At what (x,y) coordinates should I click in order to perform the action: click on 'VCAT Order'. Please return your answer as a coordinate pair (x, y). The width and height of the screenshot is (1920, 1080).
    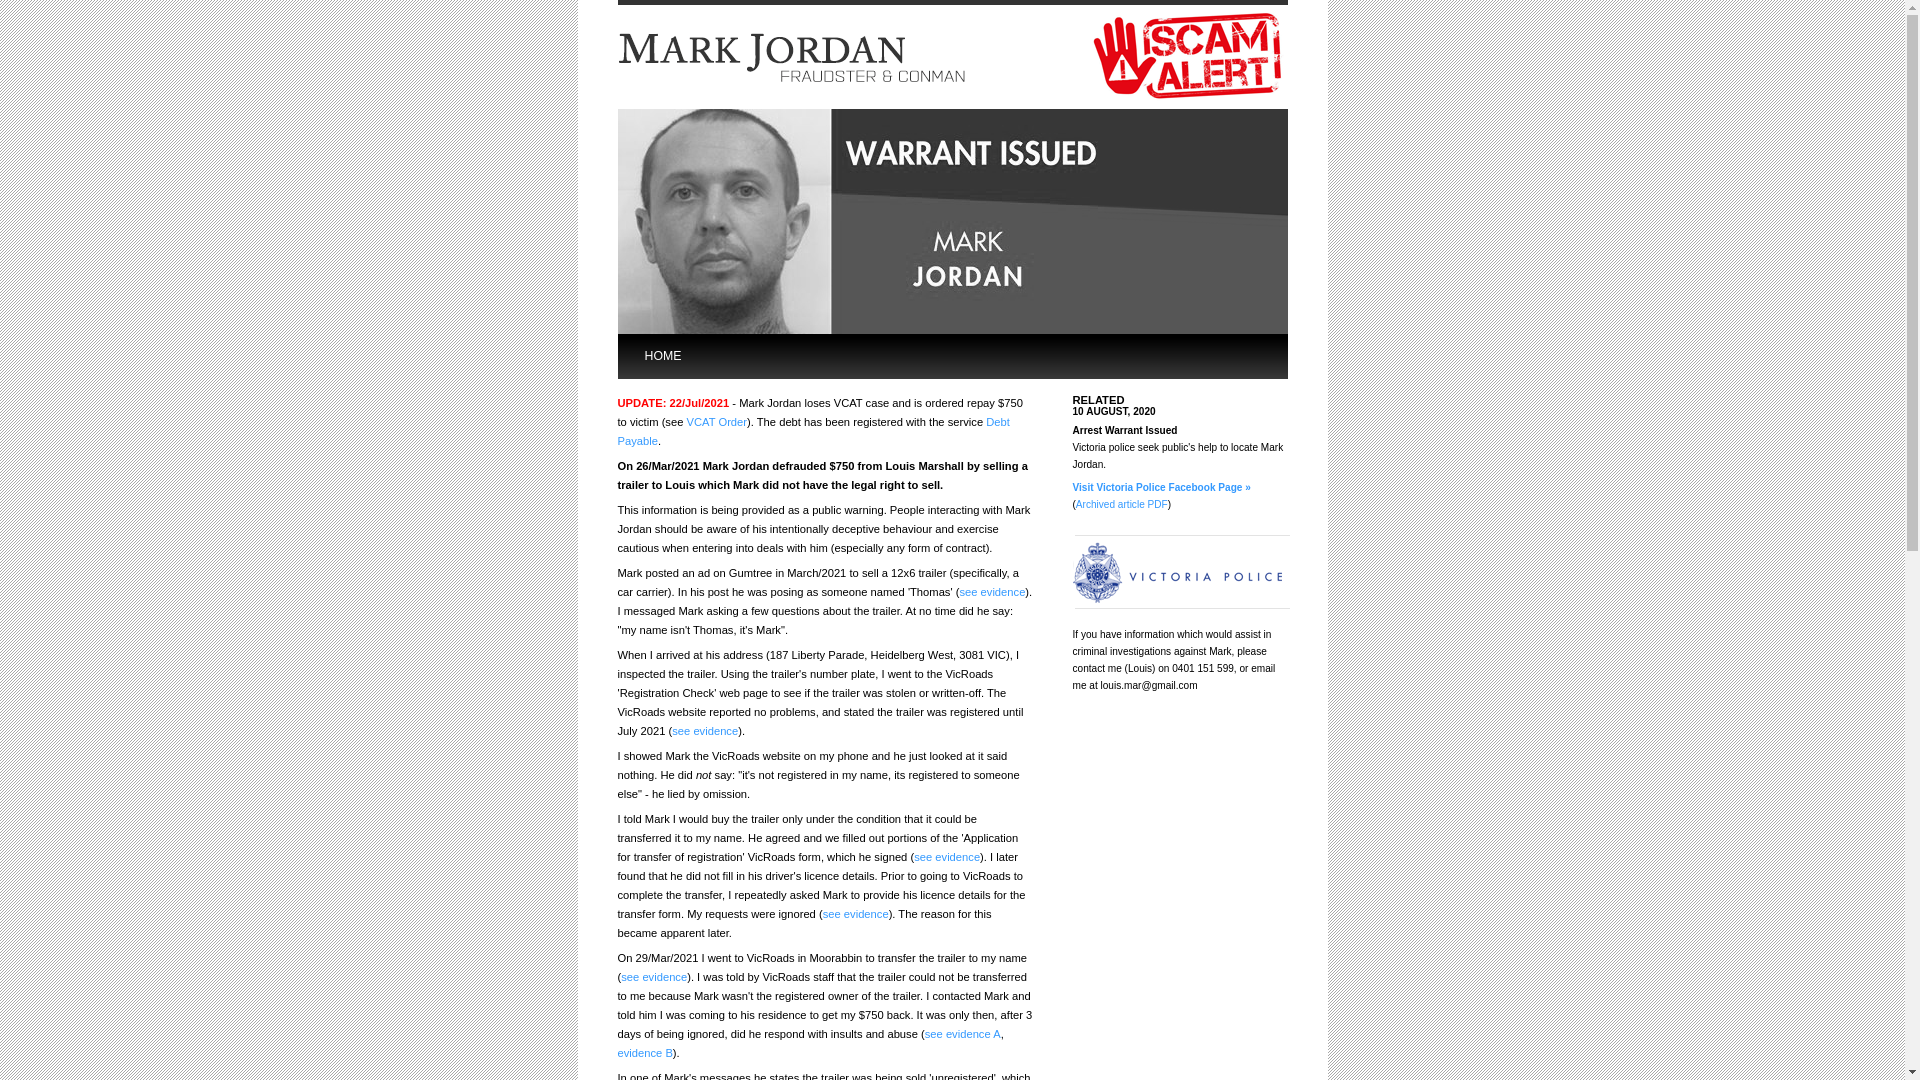
    Looking at the image, I should click on (717, 420).